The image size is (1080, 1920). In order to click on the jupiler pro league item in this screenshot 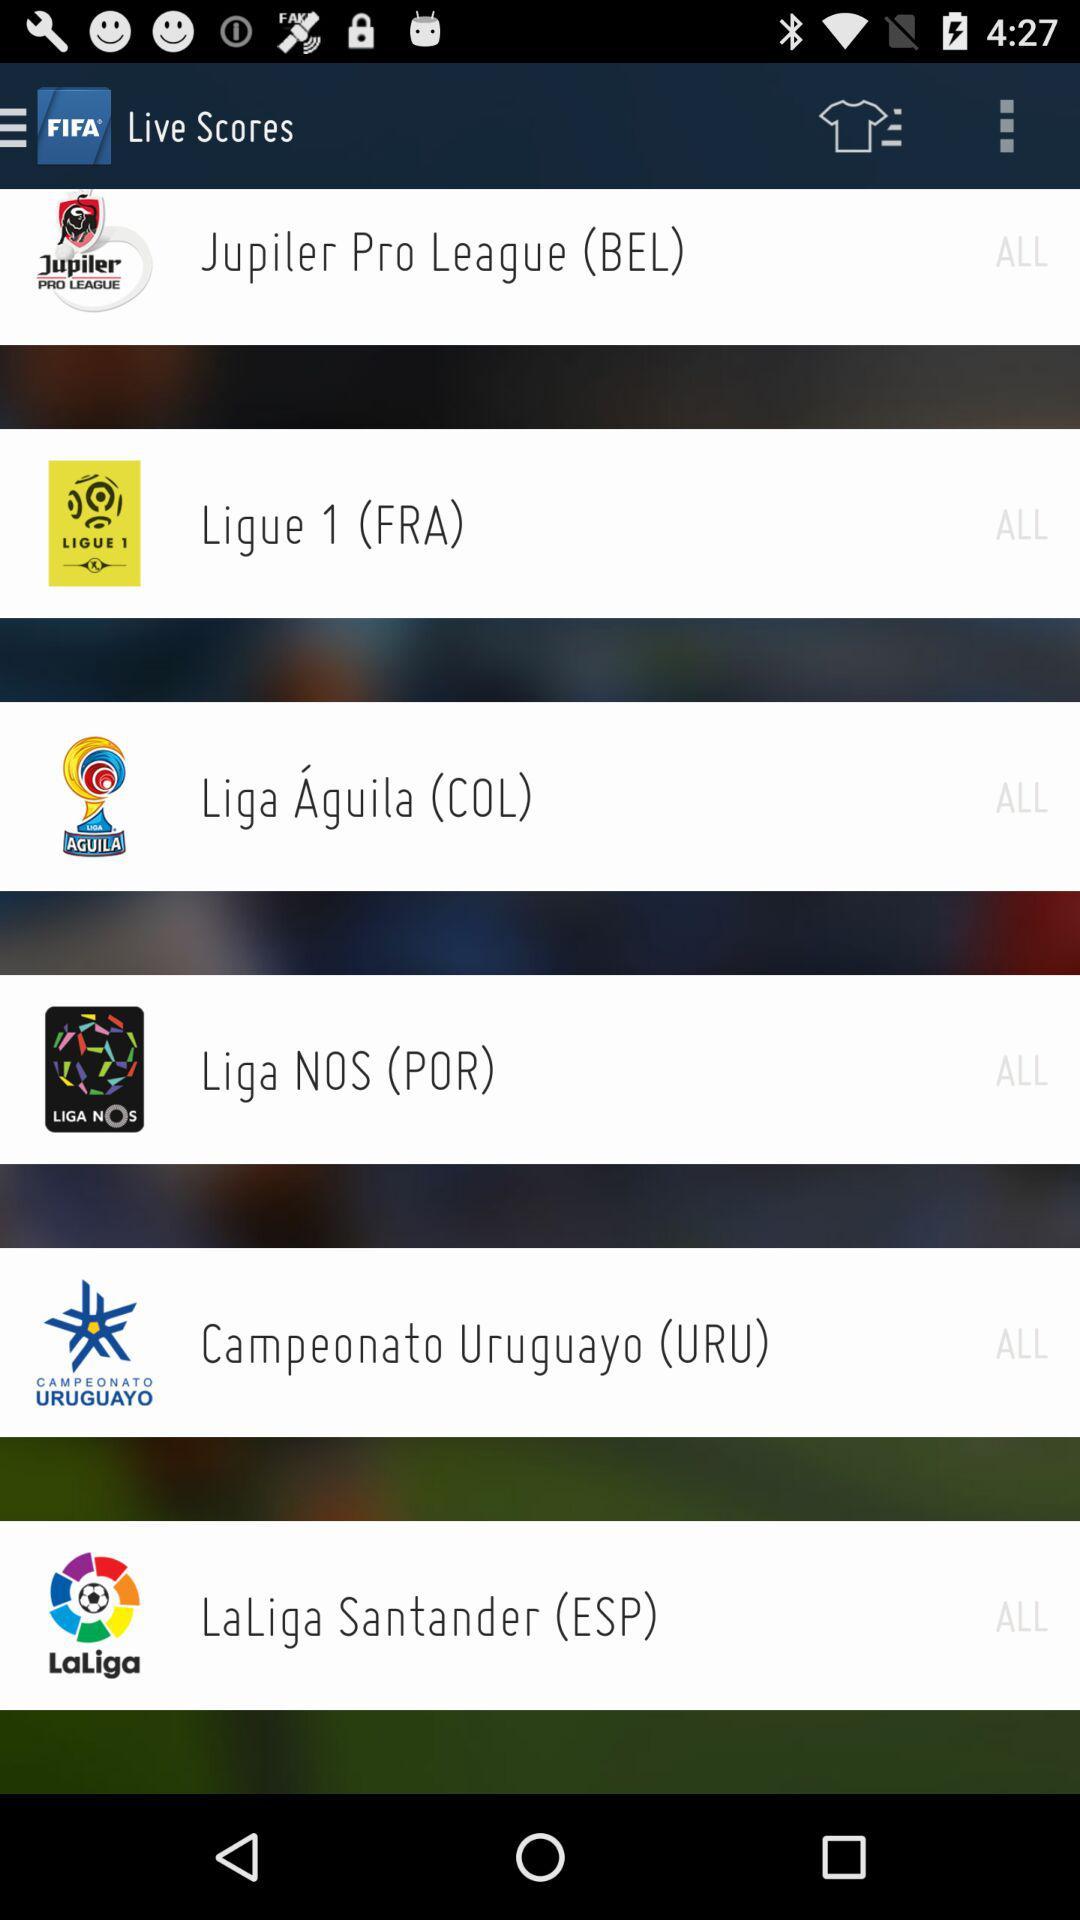, I will do `click(596, 249)`.